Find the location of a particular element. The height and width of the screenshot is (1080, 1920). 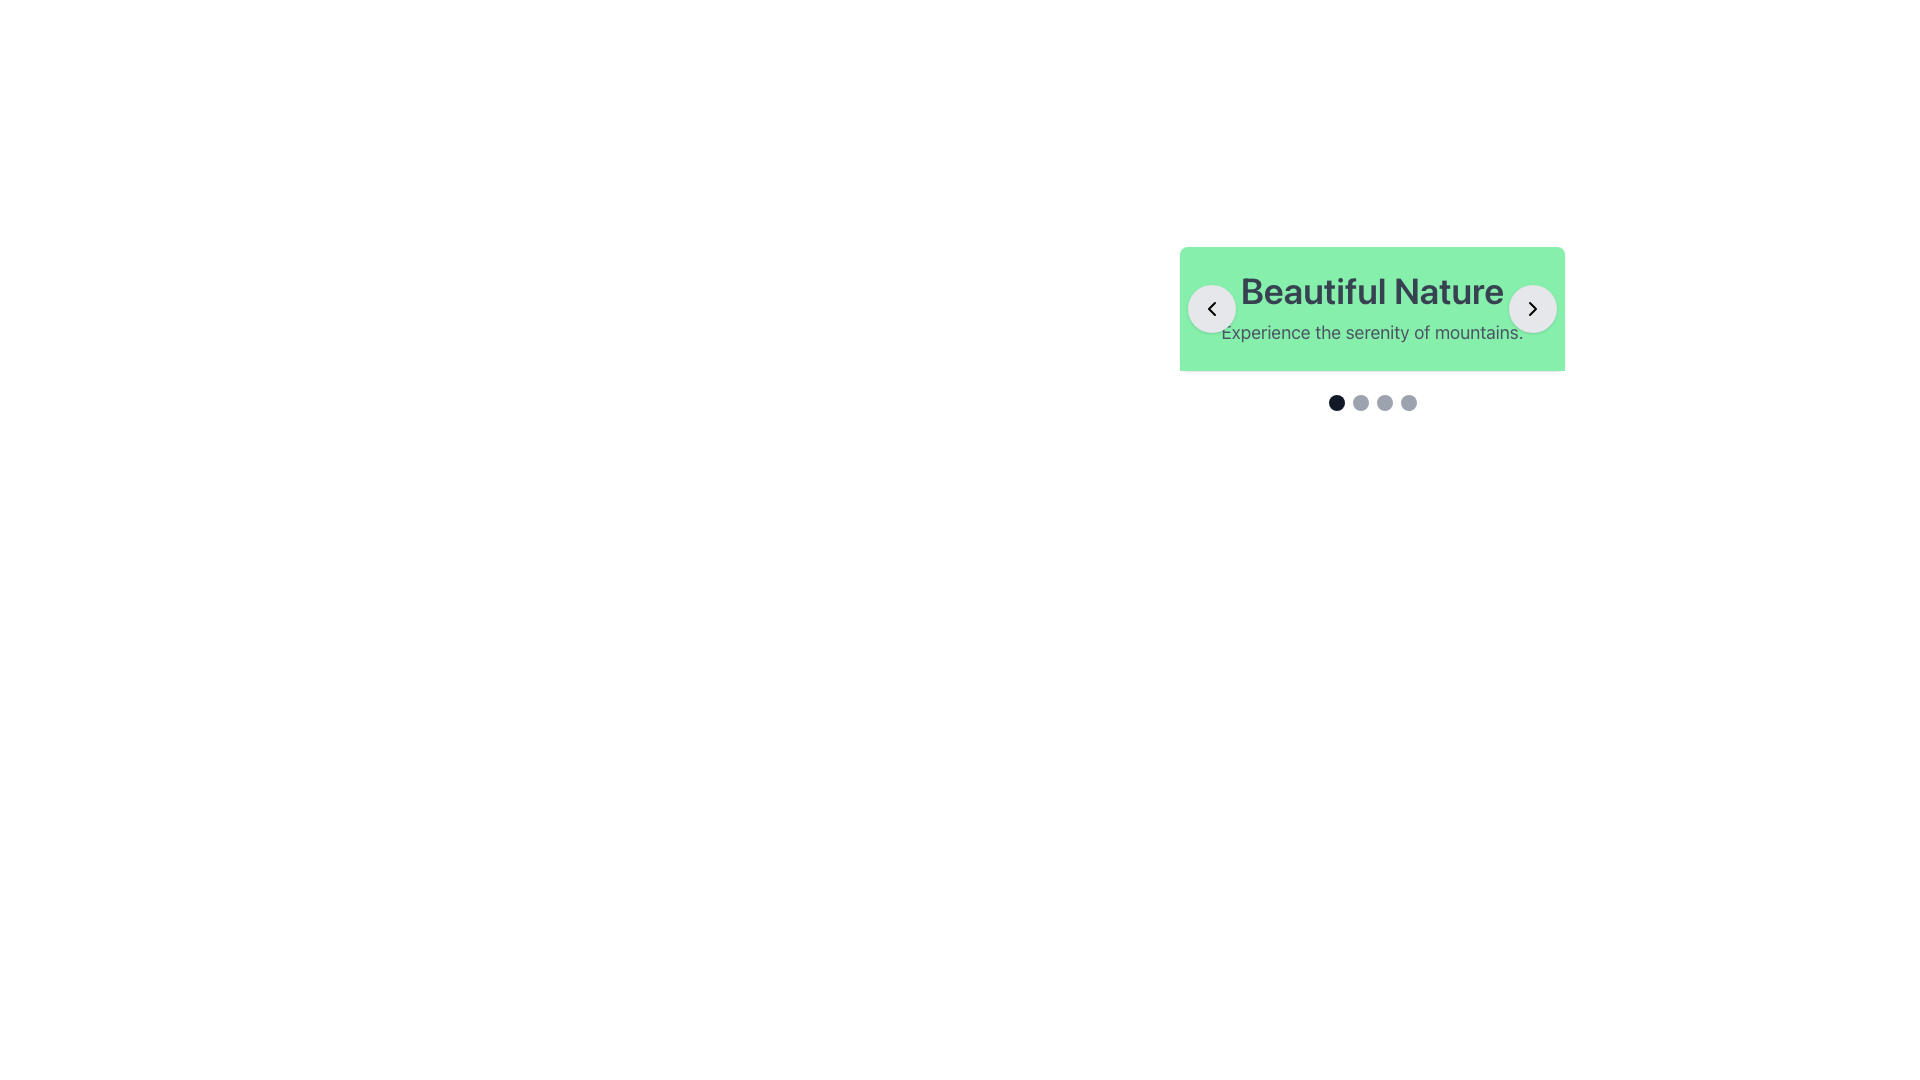

the chevron right icon within the circular gray button on the right edge of the green panel is located at coordinates (1531, 308).